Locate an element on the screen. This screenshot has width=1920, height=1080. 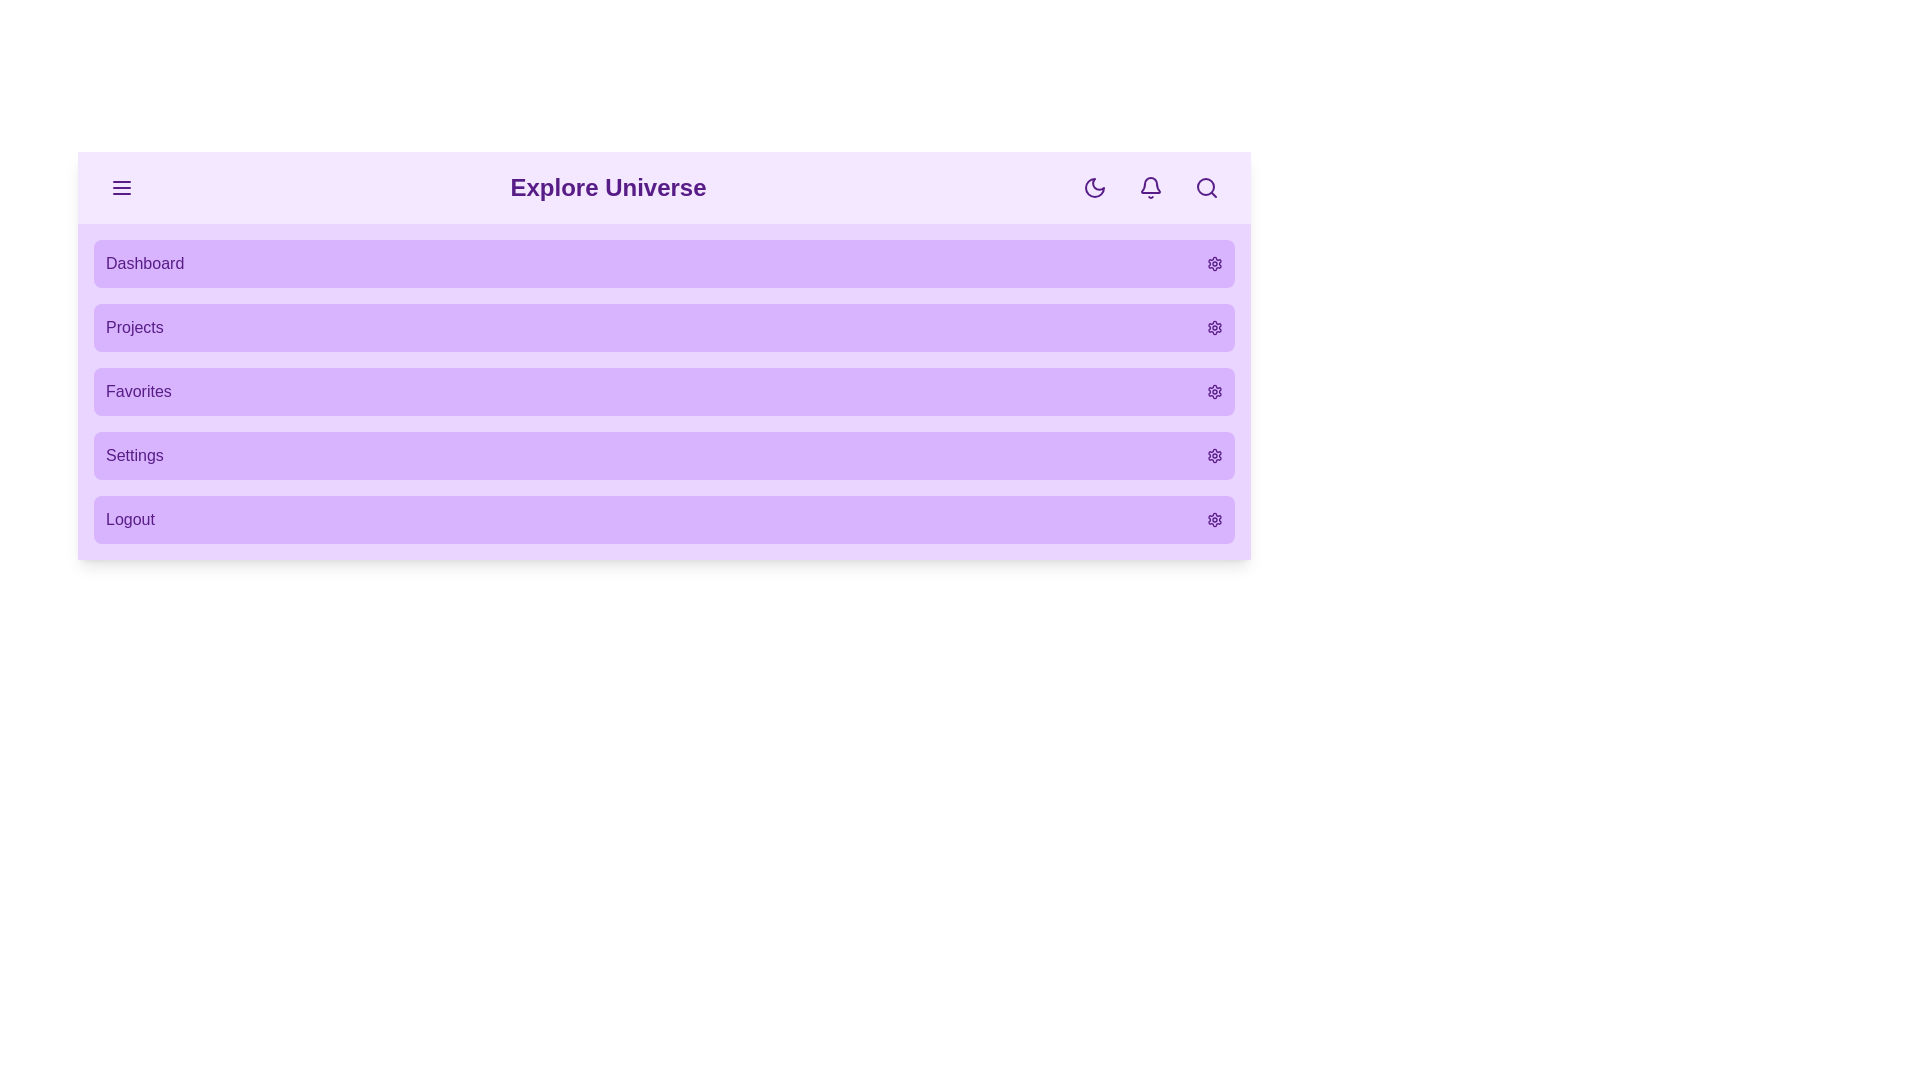
the settings icon for the menu item labeled Projects is located at coordinates (1213, 326).